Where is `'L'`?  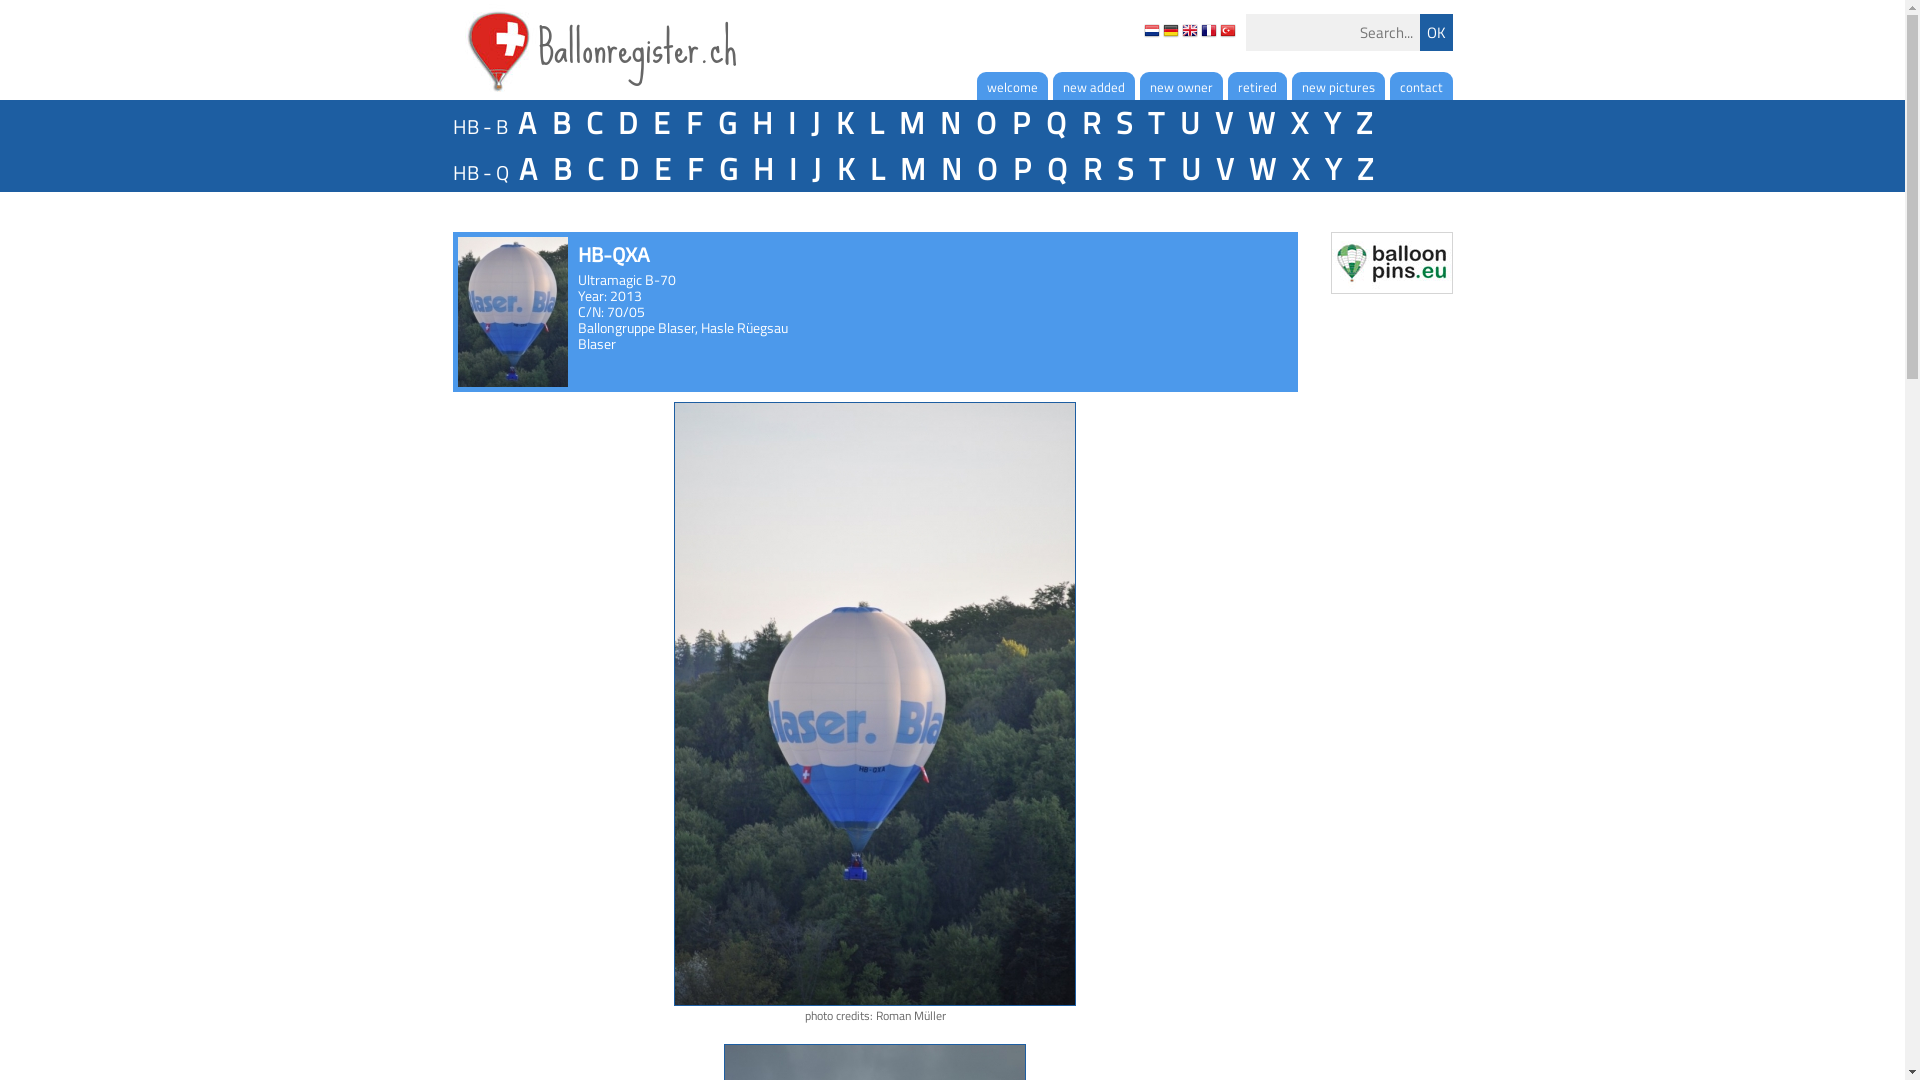
'L' is located at coordinates (877, 168).